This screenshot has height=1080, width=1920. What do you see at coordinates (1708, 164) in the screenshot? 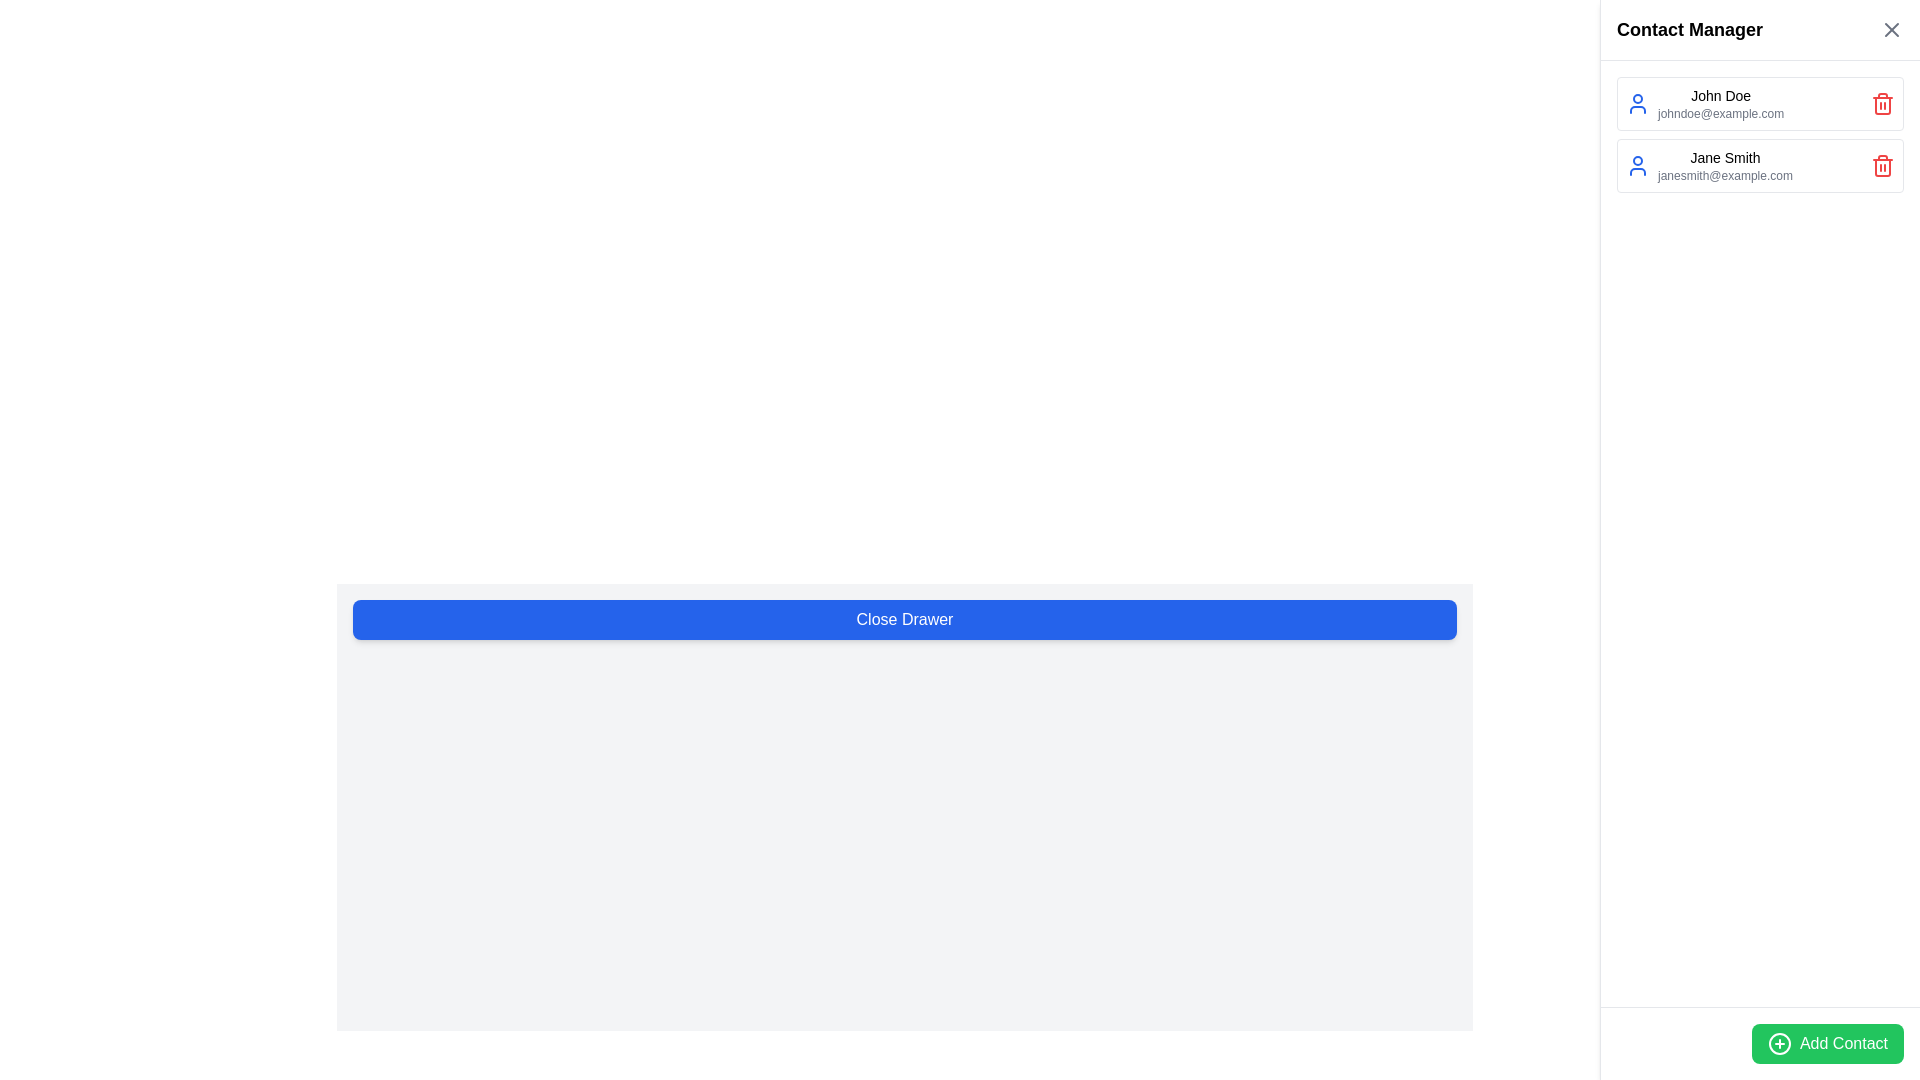
I see `the list entry for 'Jane Smith' located in the contact management system, positioned below 'John Doe' and above the 'Add Contact' button, to view details` at bounding box center [1708, 164].